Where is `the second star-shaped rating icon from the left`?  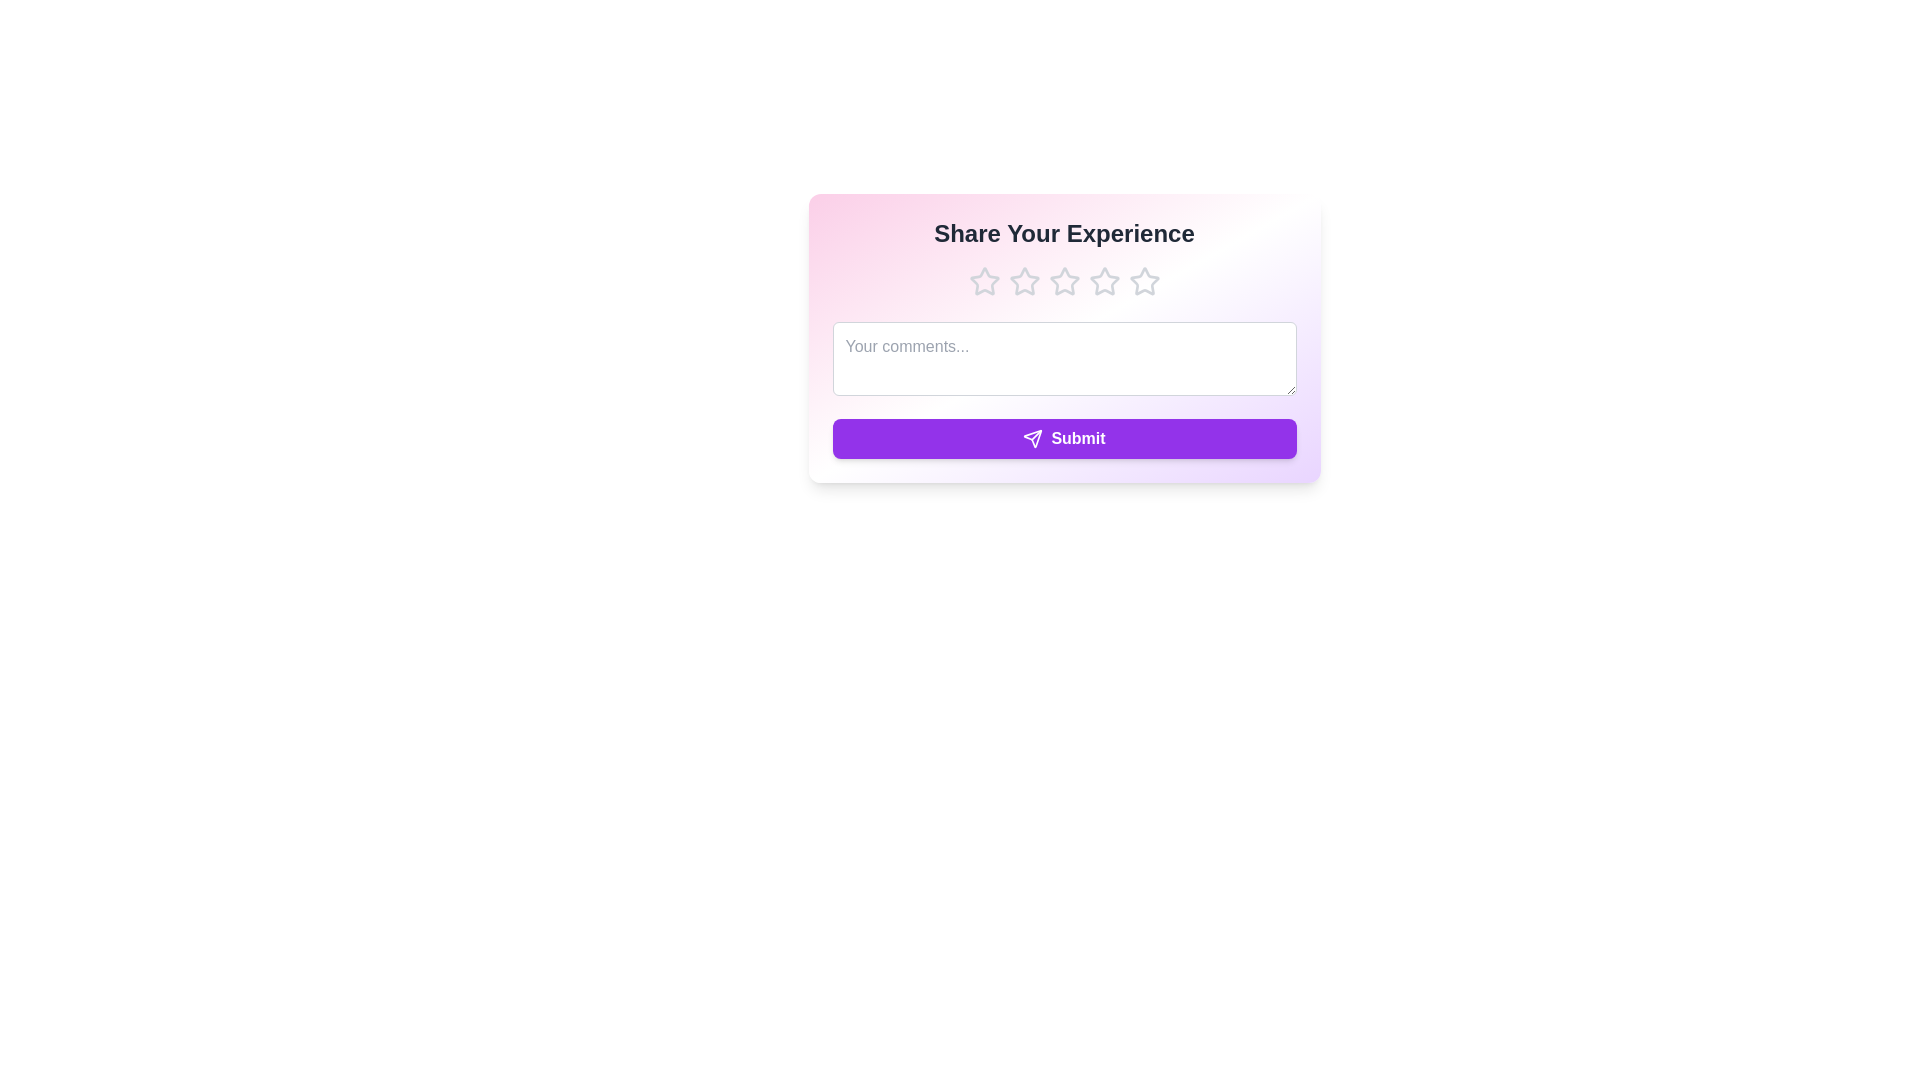 the second star-shaped rating icon from the left is located at coordinates (1023, 281).